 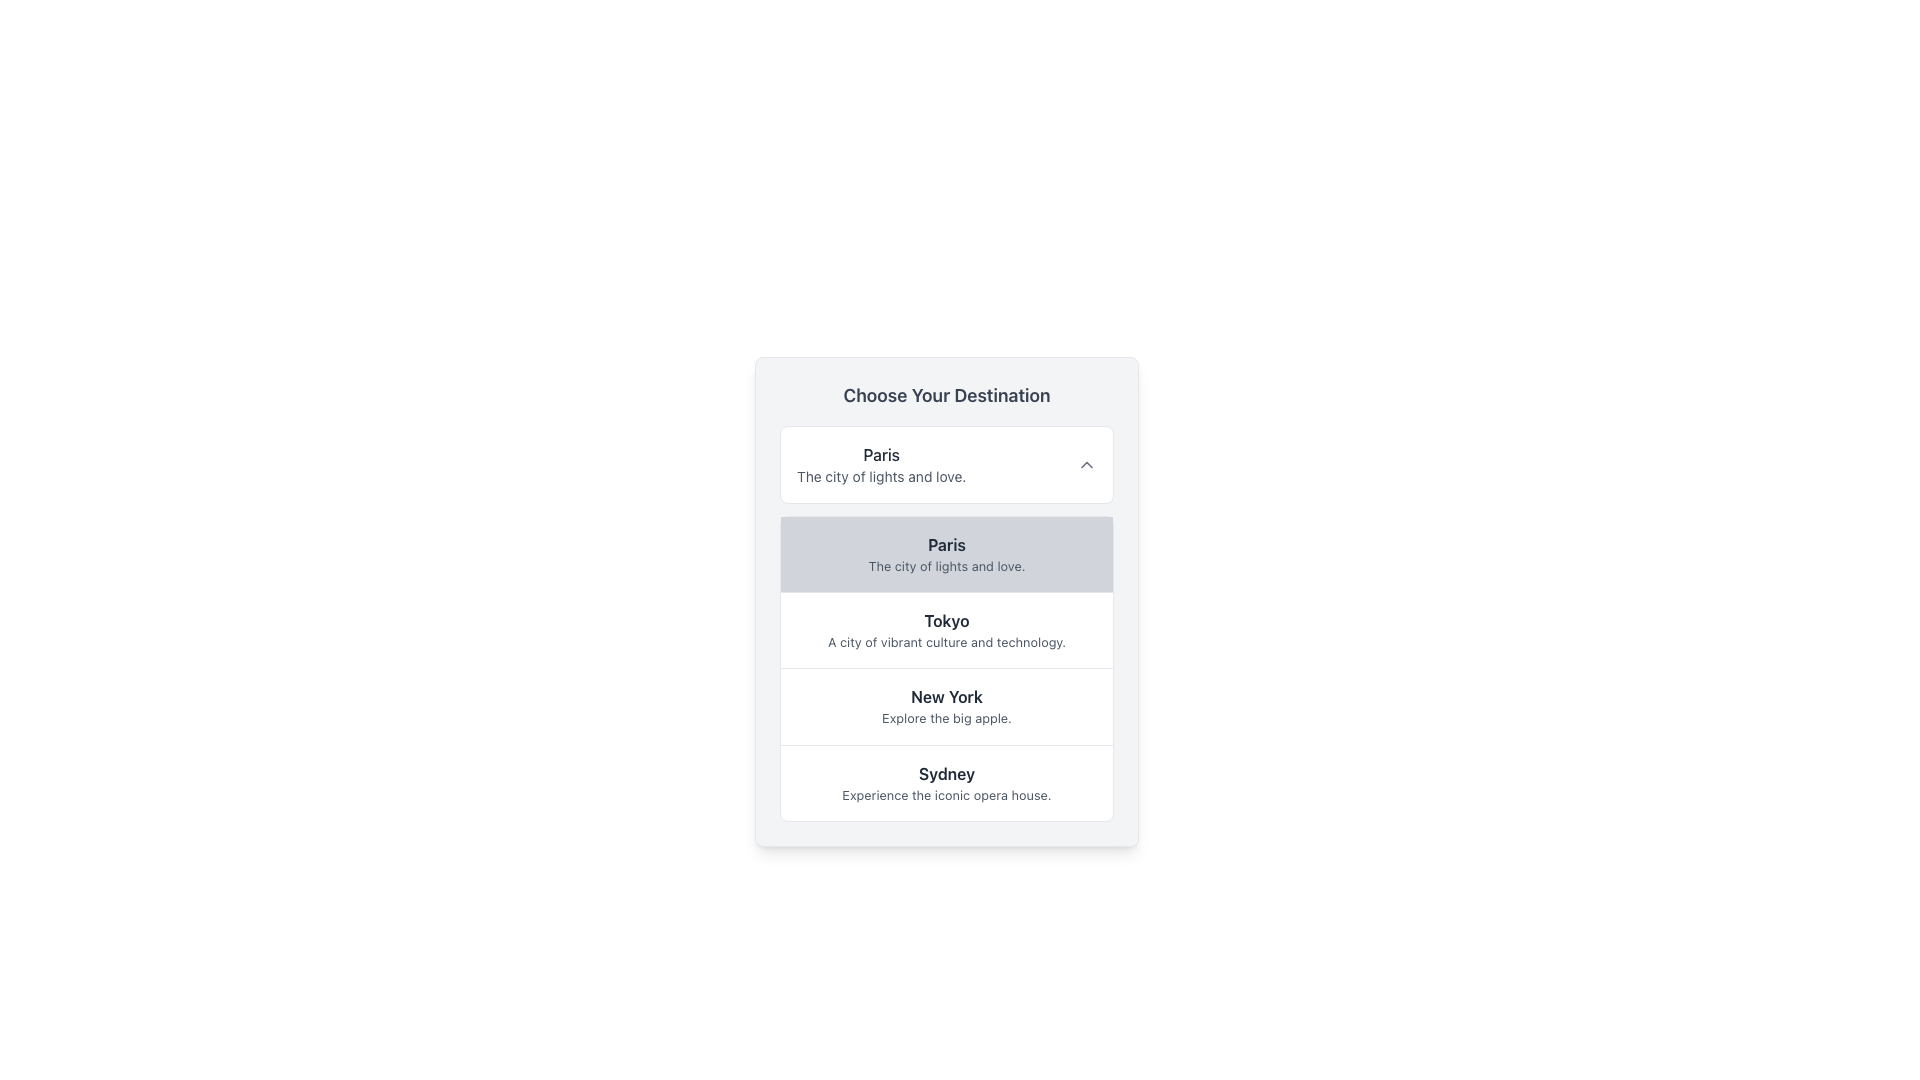 What do you see at coordinates (880, 465) in the screenshot?
I see `the selectable option labeled 'Paris' in the 'Choose Your Destination' list` at bounding box center [880, 465].